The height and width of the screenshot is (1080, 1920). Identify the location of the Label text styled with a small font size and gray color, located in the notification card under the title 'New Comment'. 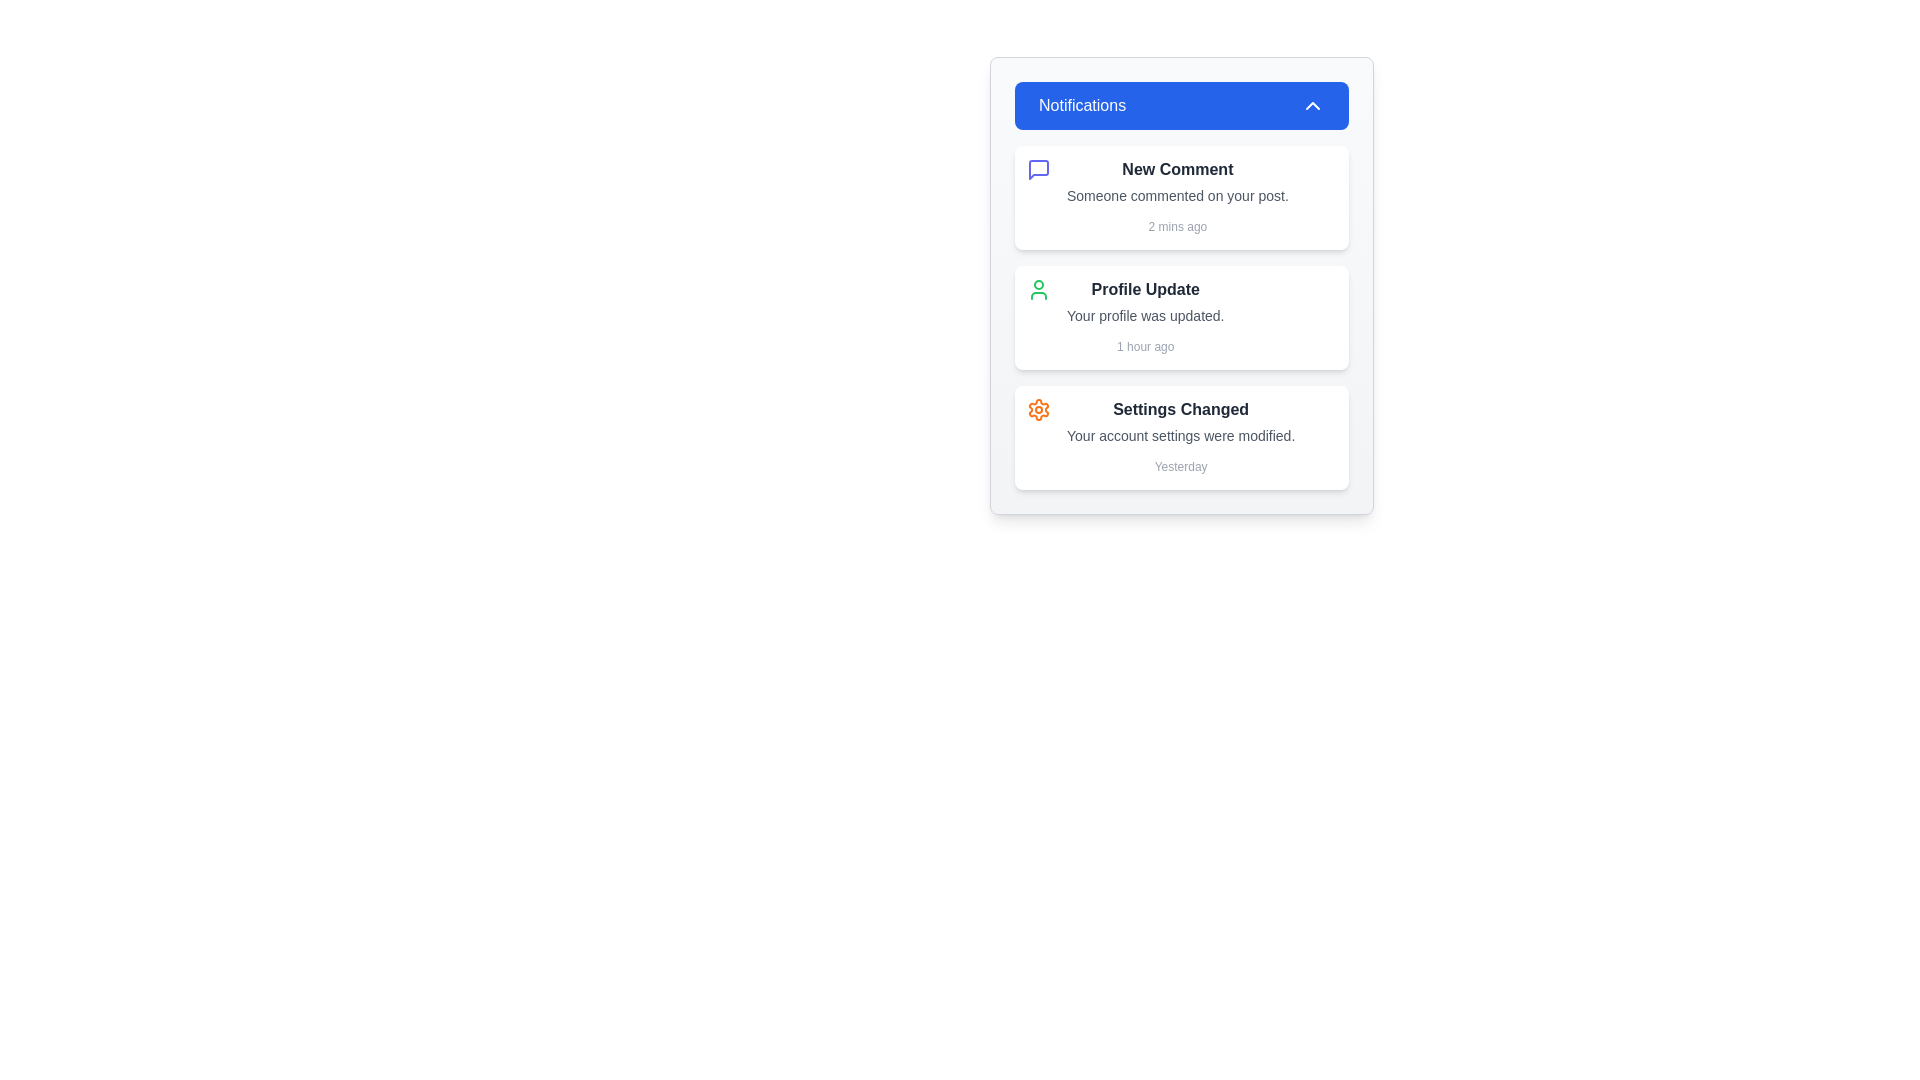
(1177, 196).